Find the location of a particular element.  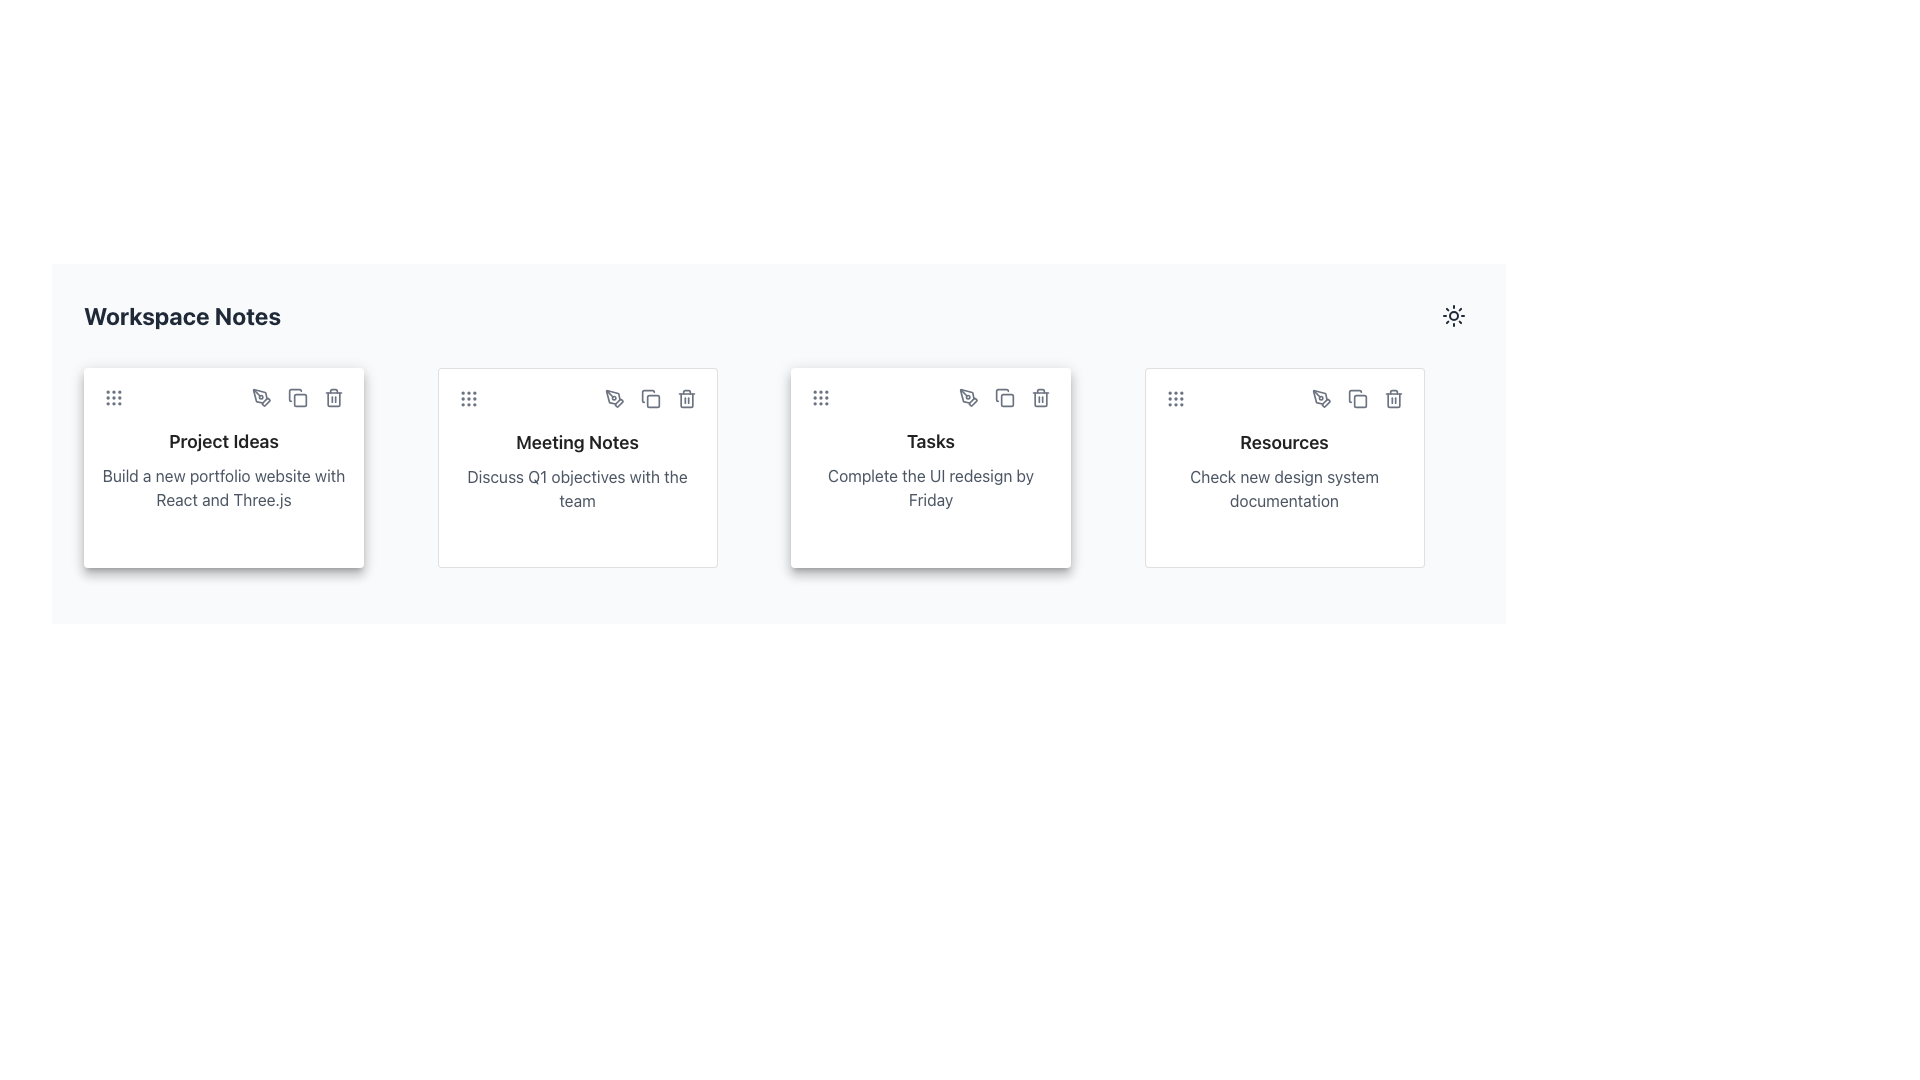

the second icon button in the toolbar section of the 'Tasks' card is located at coordinates (1004, 397).